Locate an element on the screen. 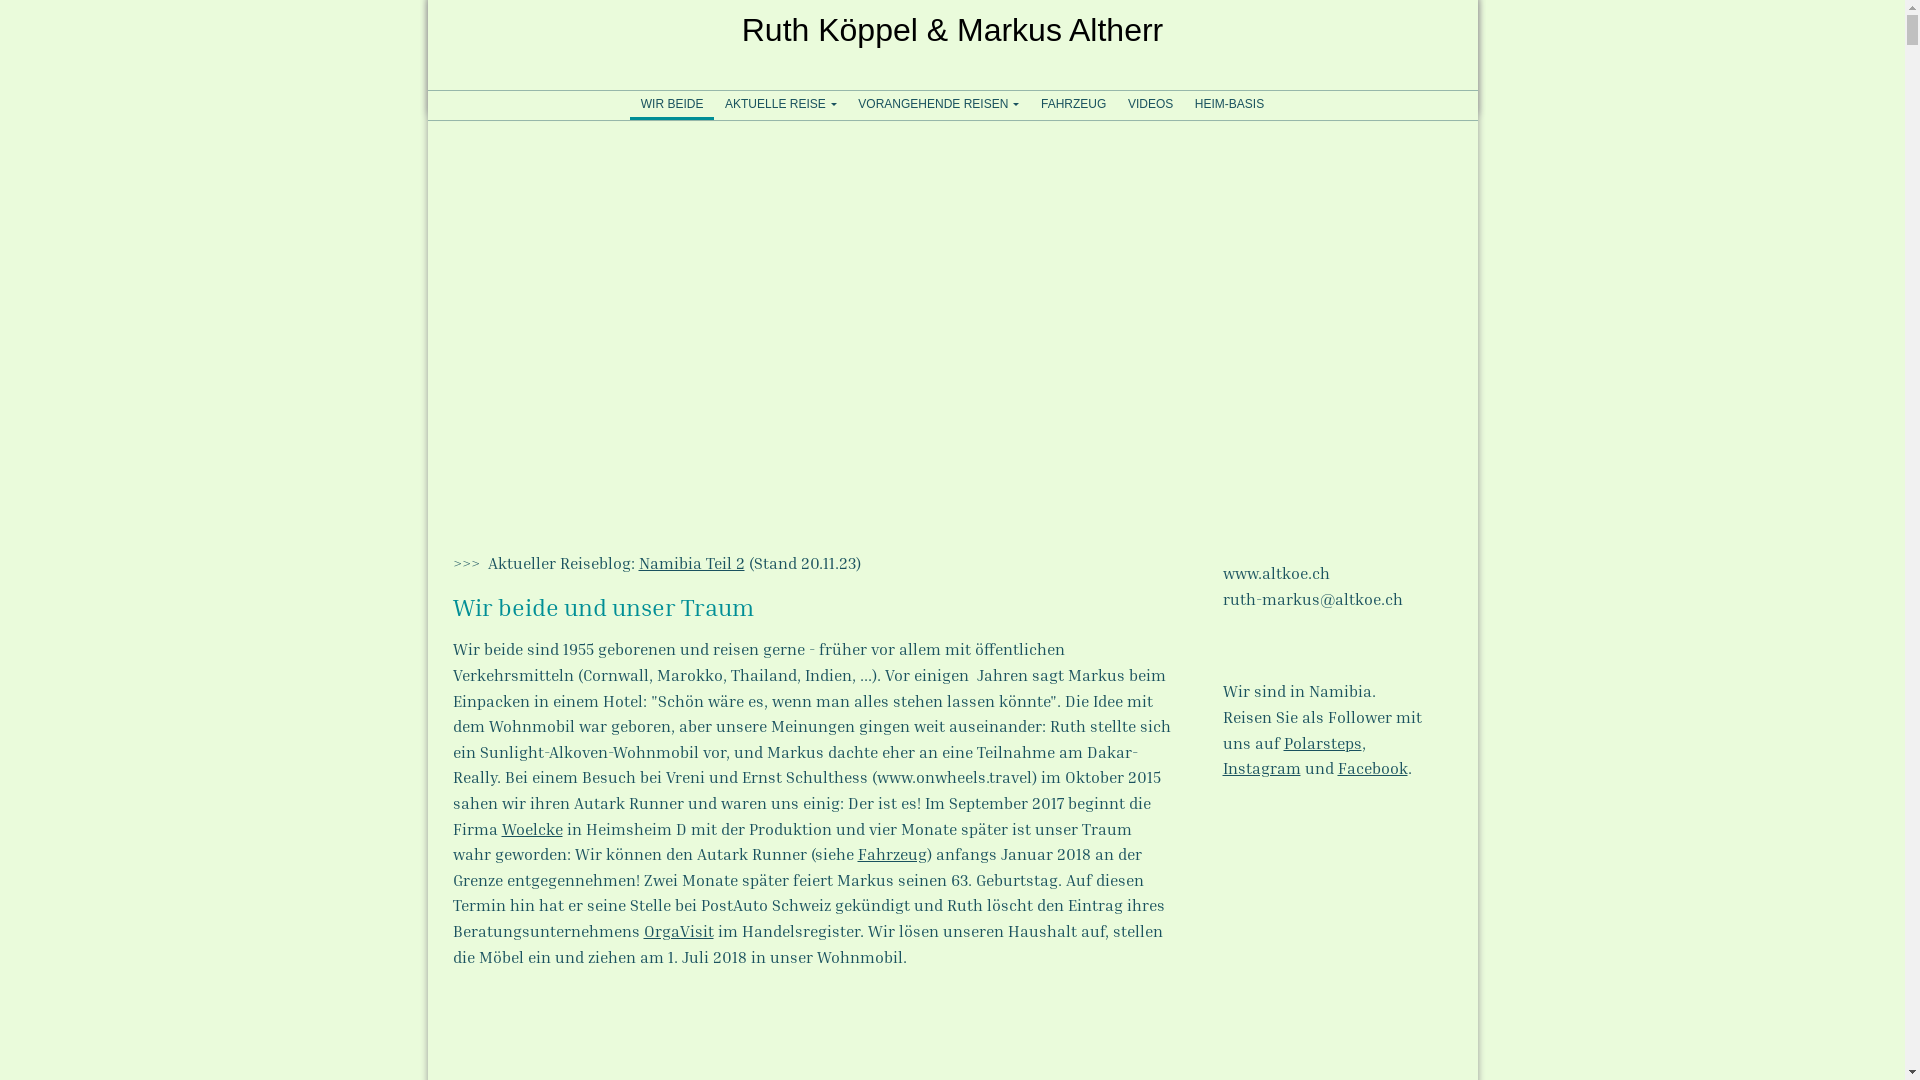 This screenshot has height=1080, width=1920. 'Woelcke' is located at coordinates (502, 829).